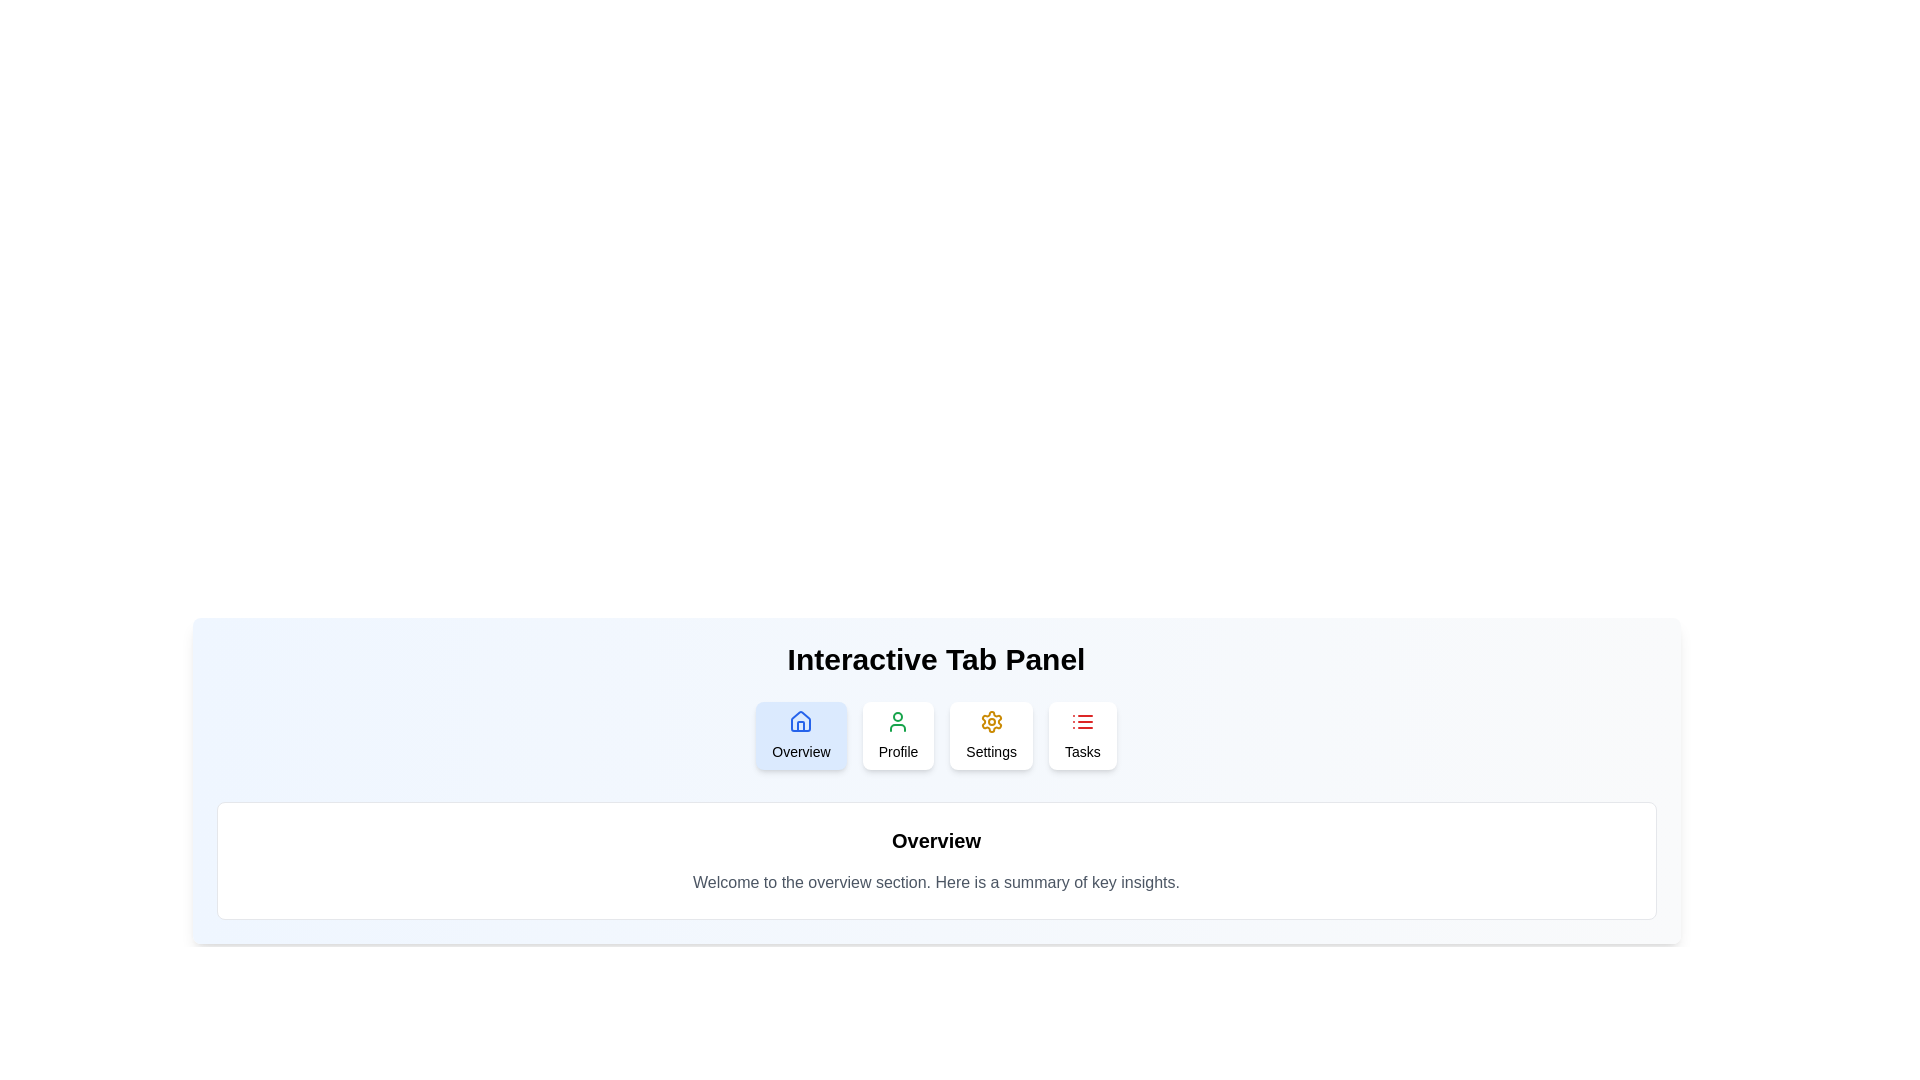 The height and width of the screenshot is (1080, 1920). I want to click on the Overview tab to view its content, so click(801, 736).